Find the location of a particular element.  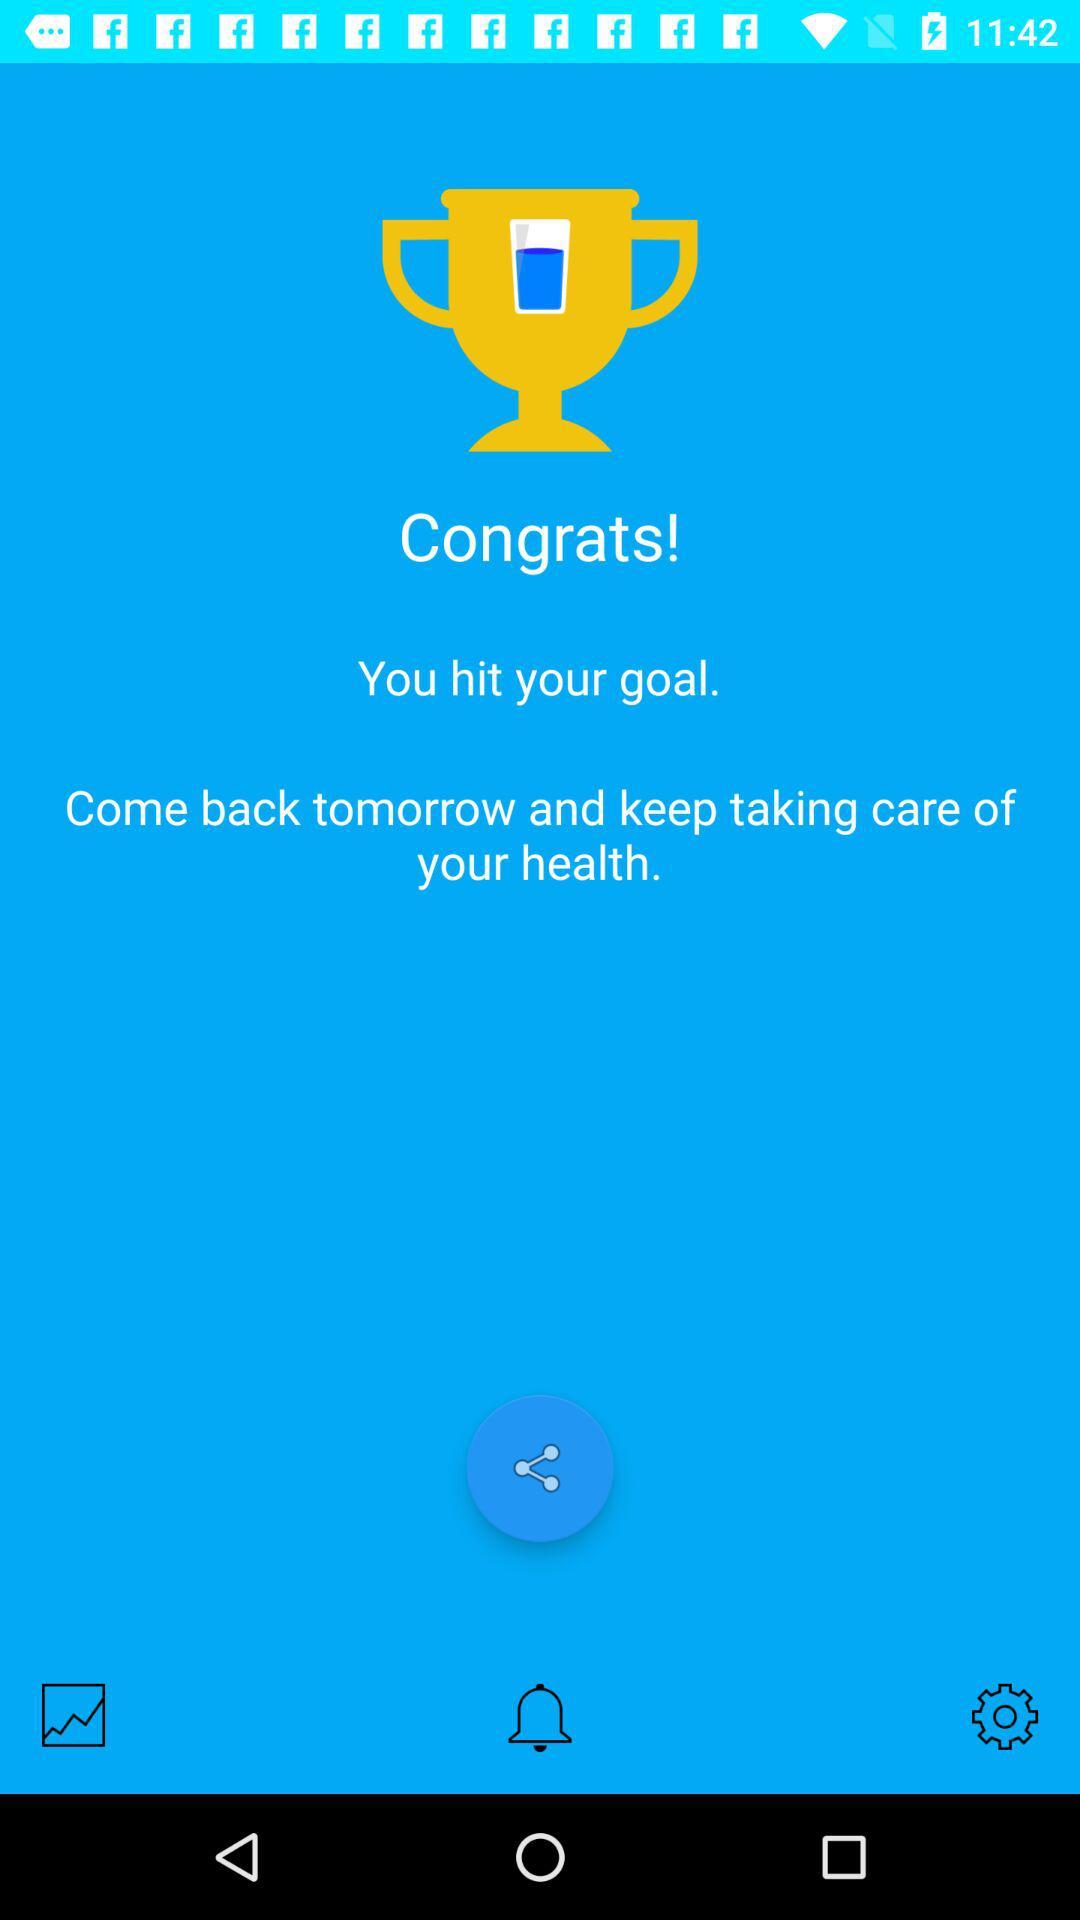

options button is located at coordinates (1005, 1715).